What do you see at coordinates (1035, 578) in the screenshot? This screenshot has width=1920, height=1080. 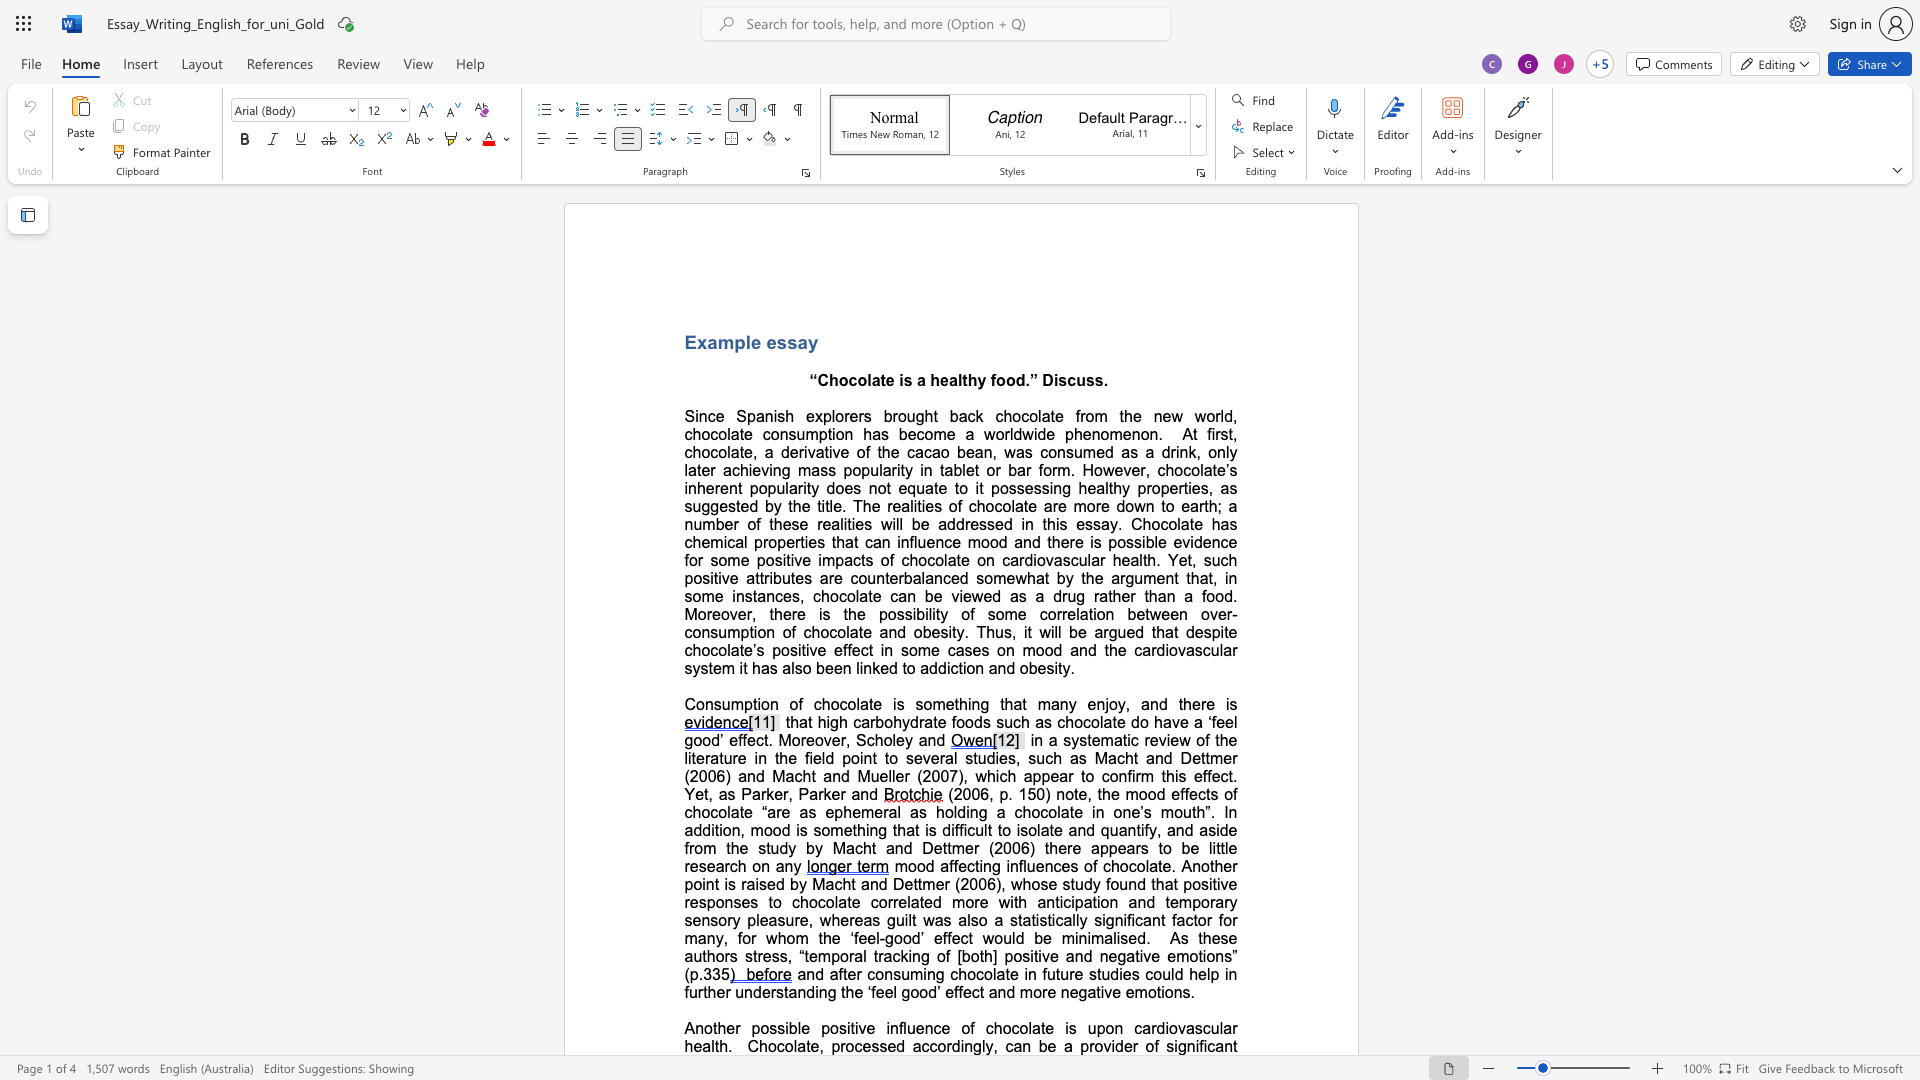 I see `the space between the continuous character "h" and "a" in the text` at bounding box center [1035, 578].